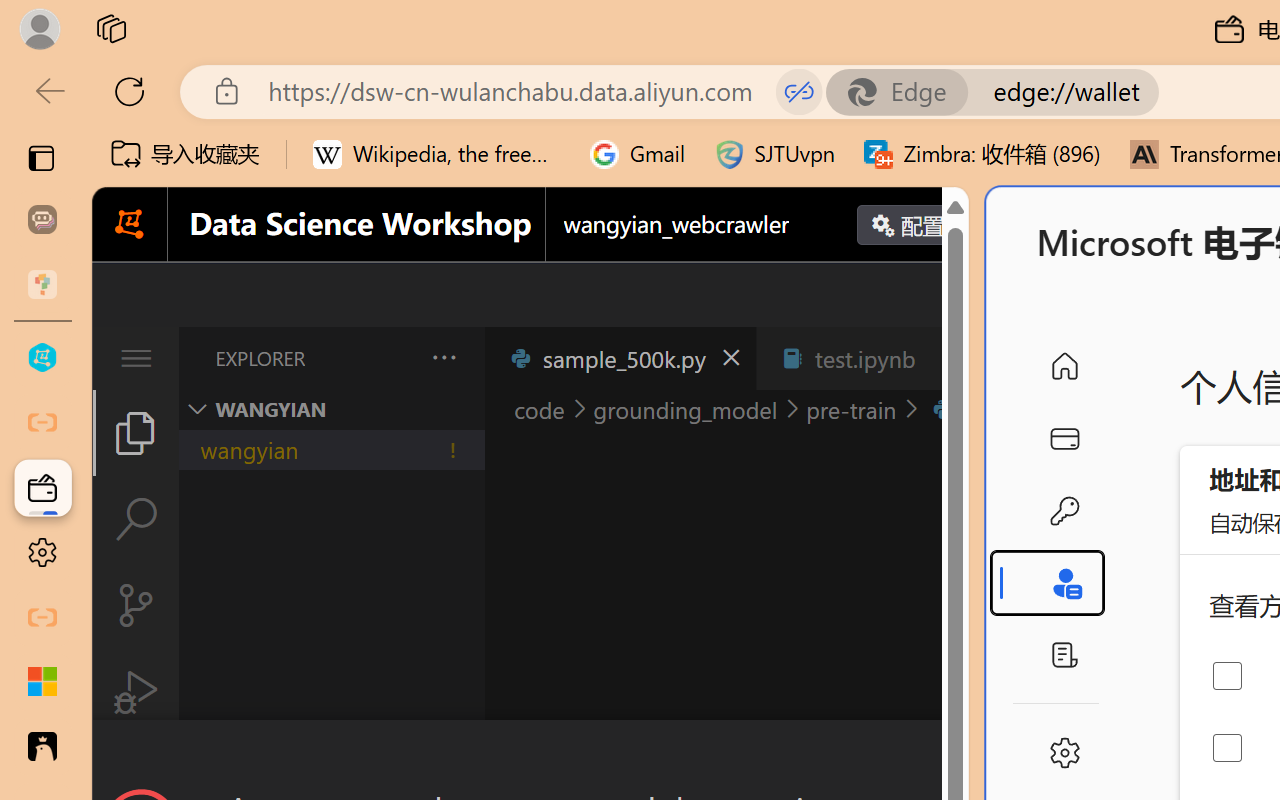 The height and width of the screenshot is (800, 1280). What do you see at coordinates (619, 358) in the screenshot?
I see `'sample_500k.py'` at bounding box center [619, 358].